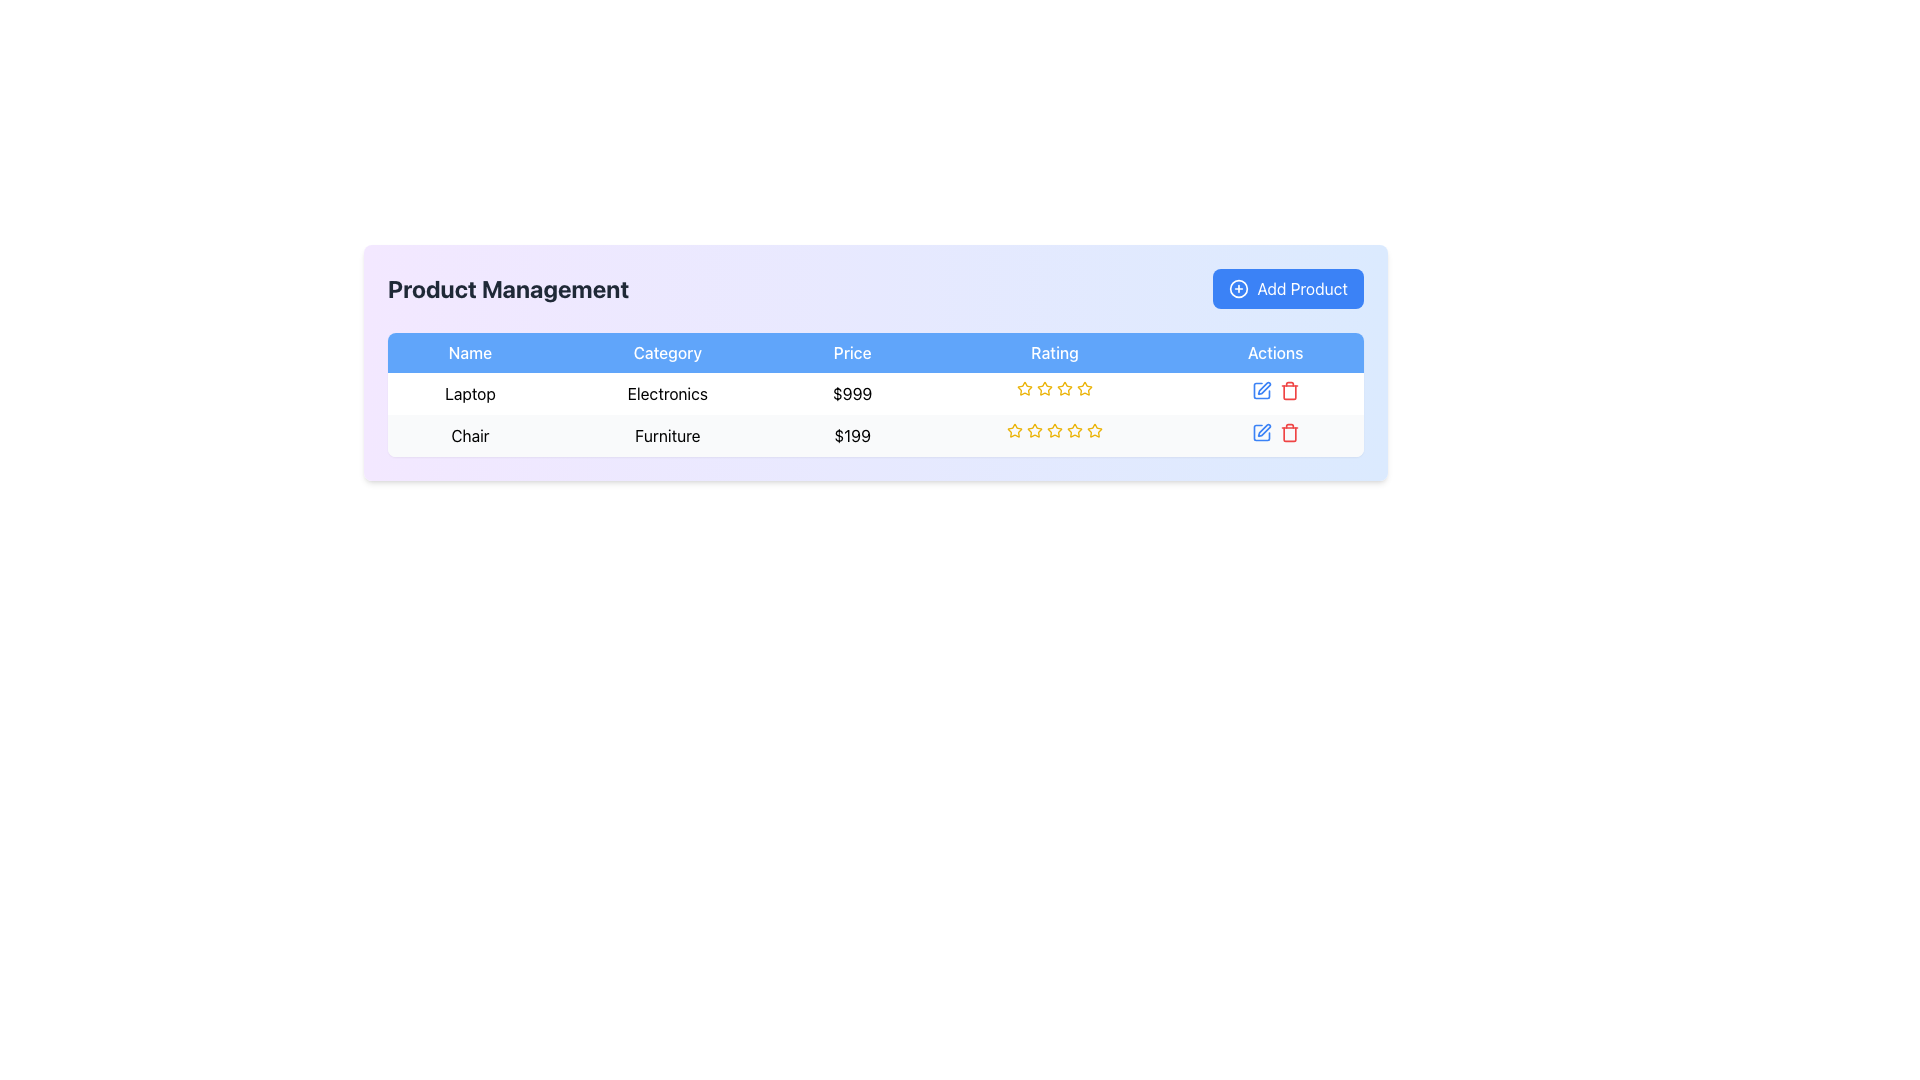 The image size is (1920, 1080). Describe the element at coordinates (1093, 428) in the screenshot. I see `the fifth Rating Star Icon in the 'Rating' column of the second row in the 'Product Management' section` at that location.